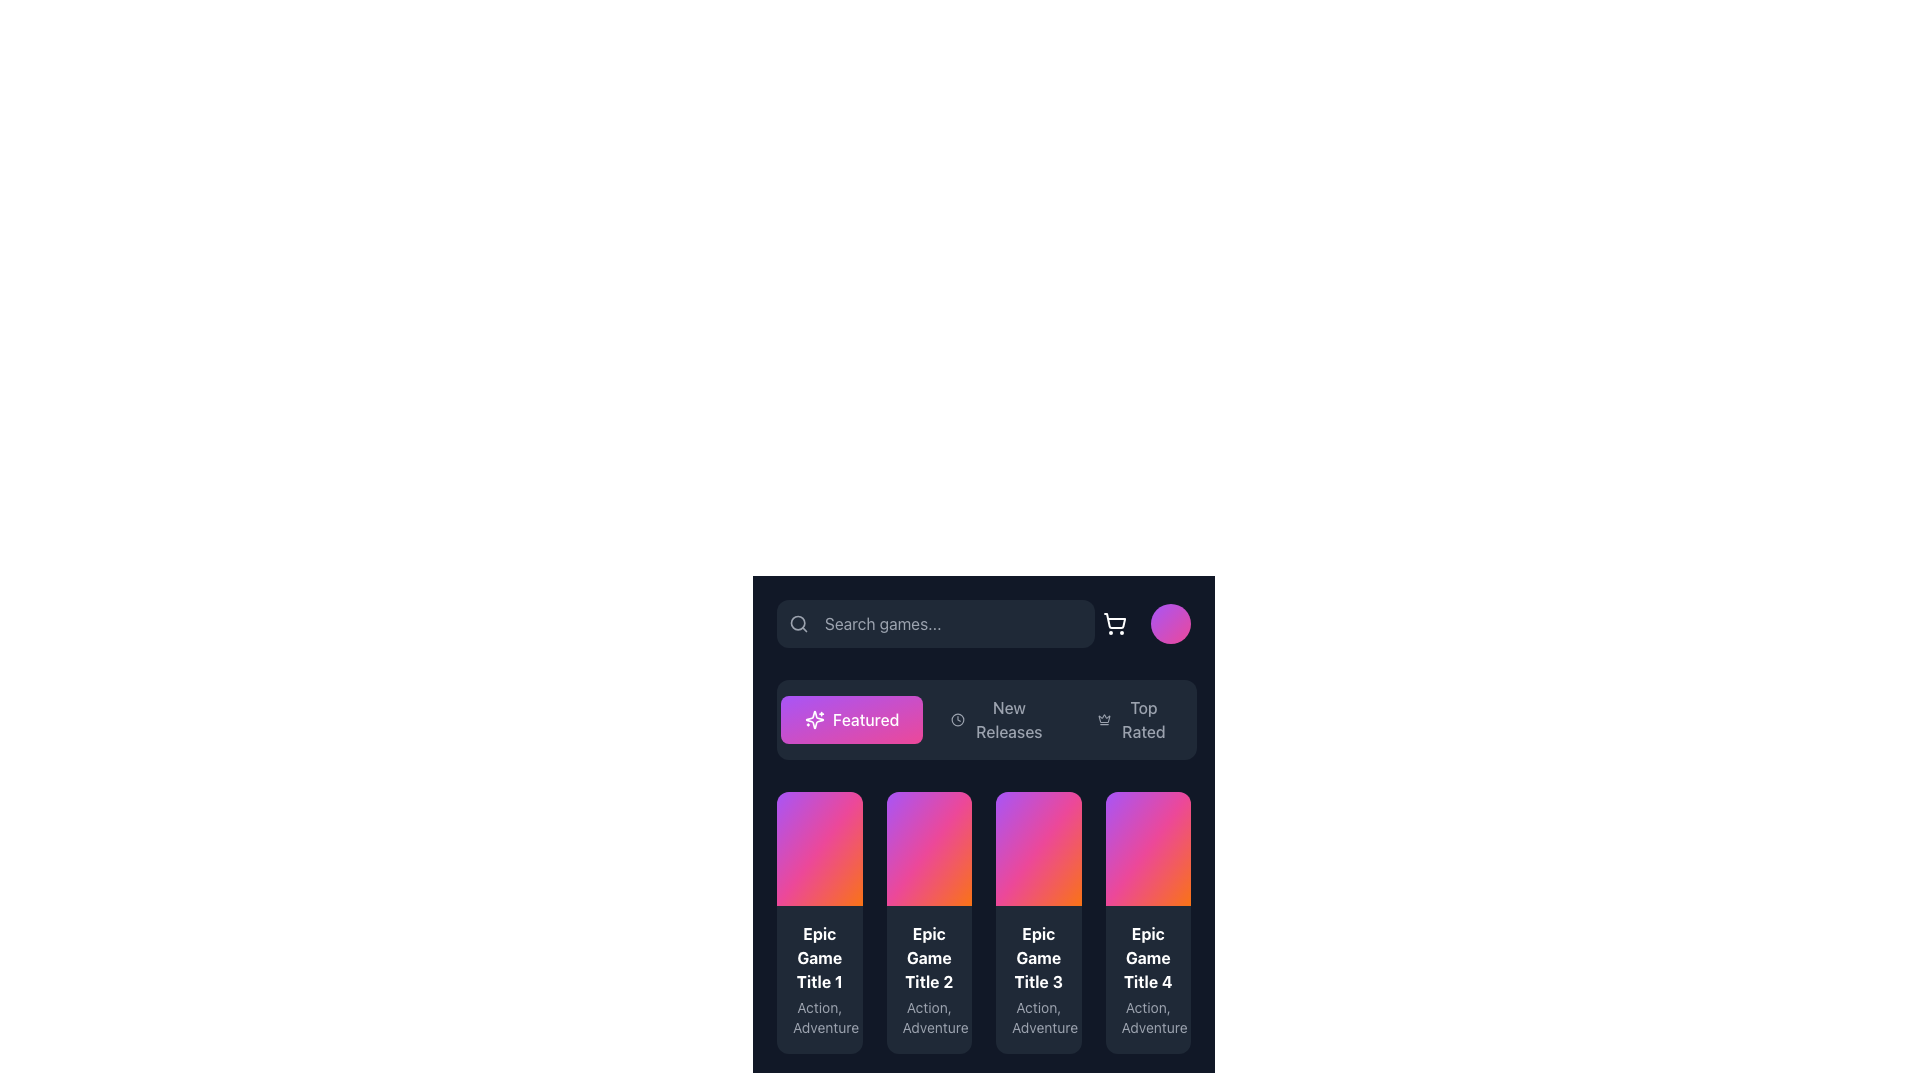 The width and height of the screenshot is (1920, 1080). I want to click on the first button in a horizontal group of three, which has a gradient background from purple to pink and features the text 'Featured' with a sparkles icon, so click(852, 720).